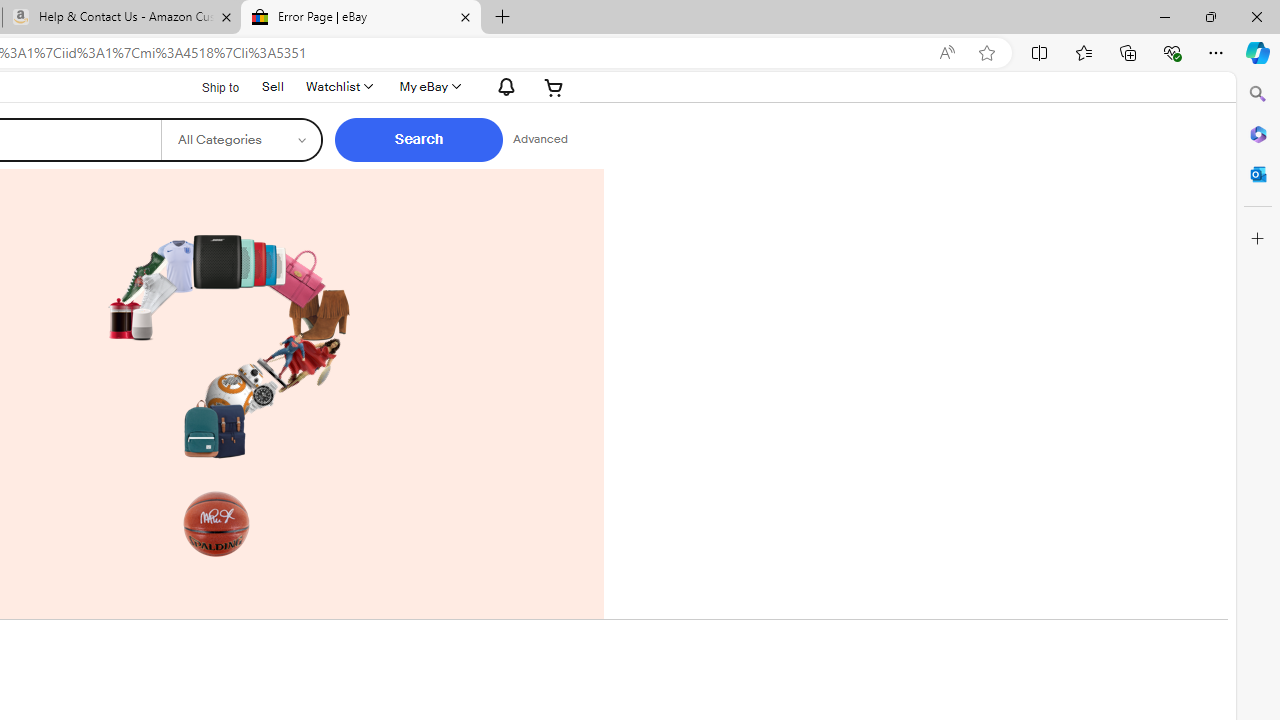  I want to click on 'Notifications', so click(501, 85).